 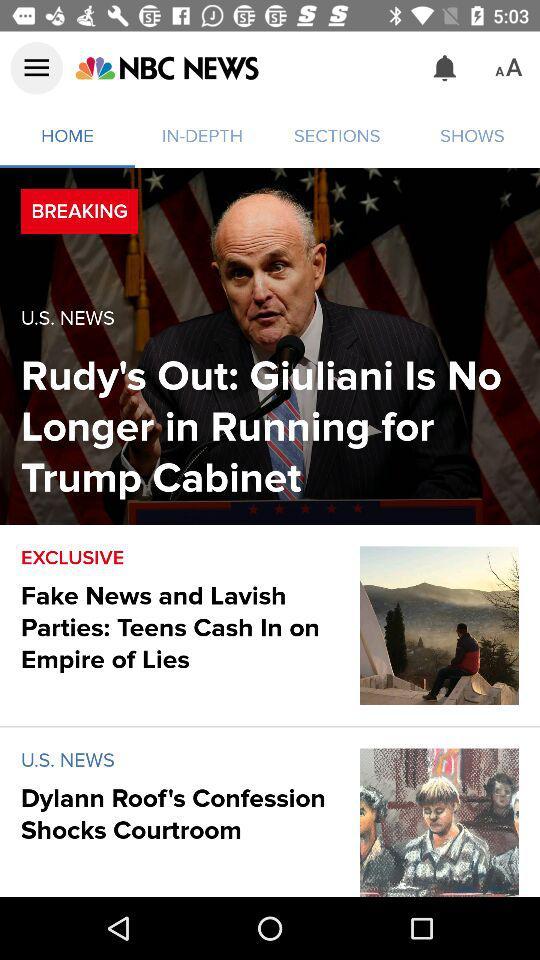 What do you see at coordinates (165, 68) in the screenshot?
I see `open nbc news front page` at bounding box center [165, 68].